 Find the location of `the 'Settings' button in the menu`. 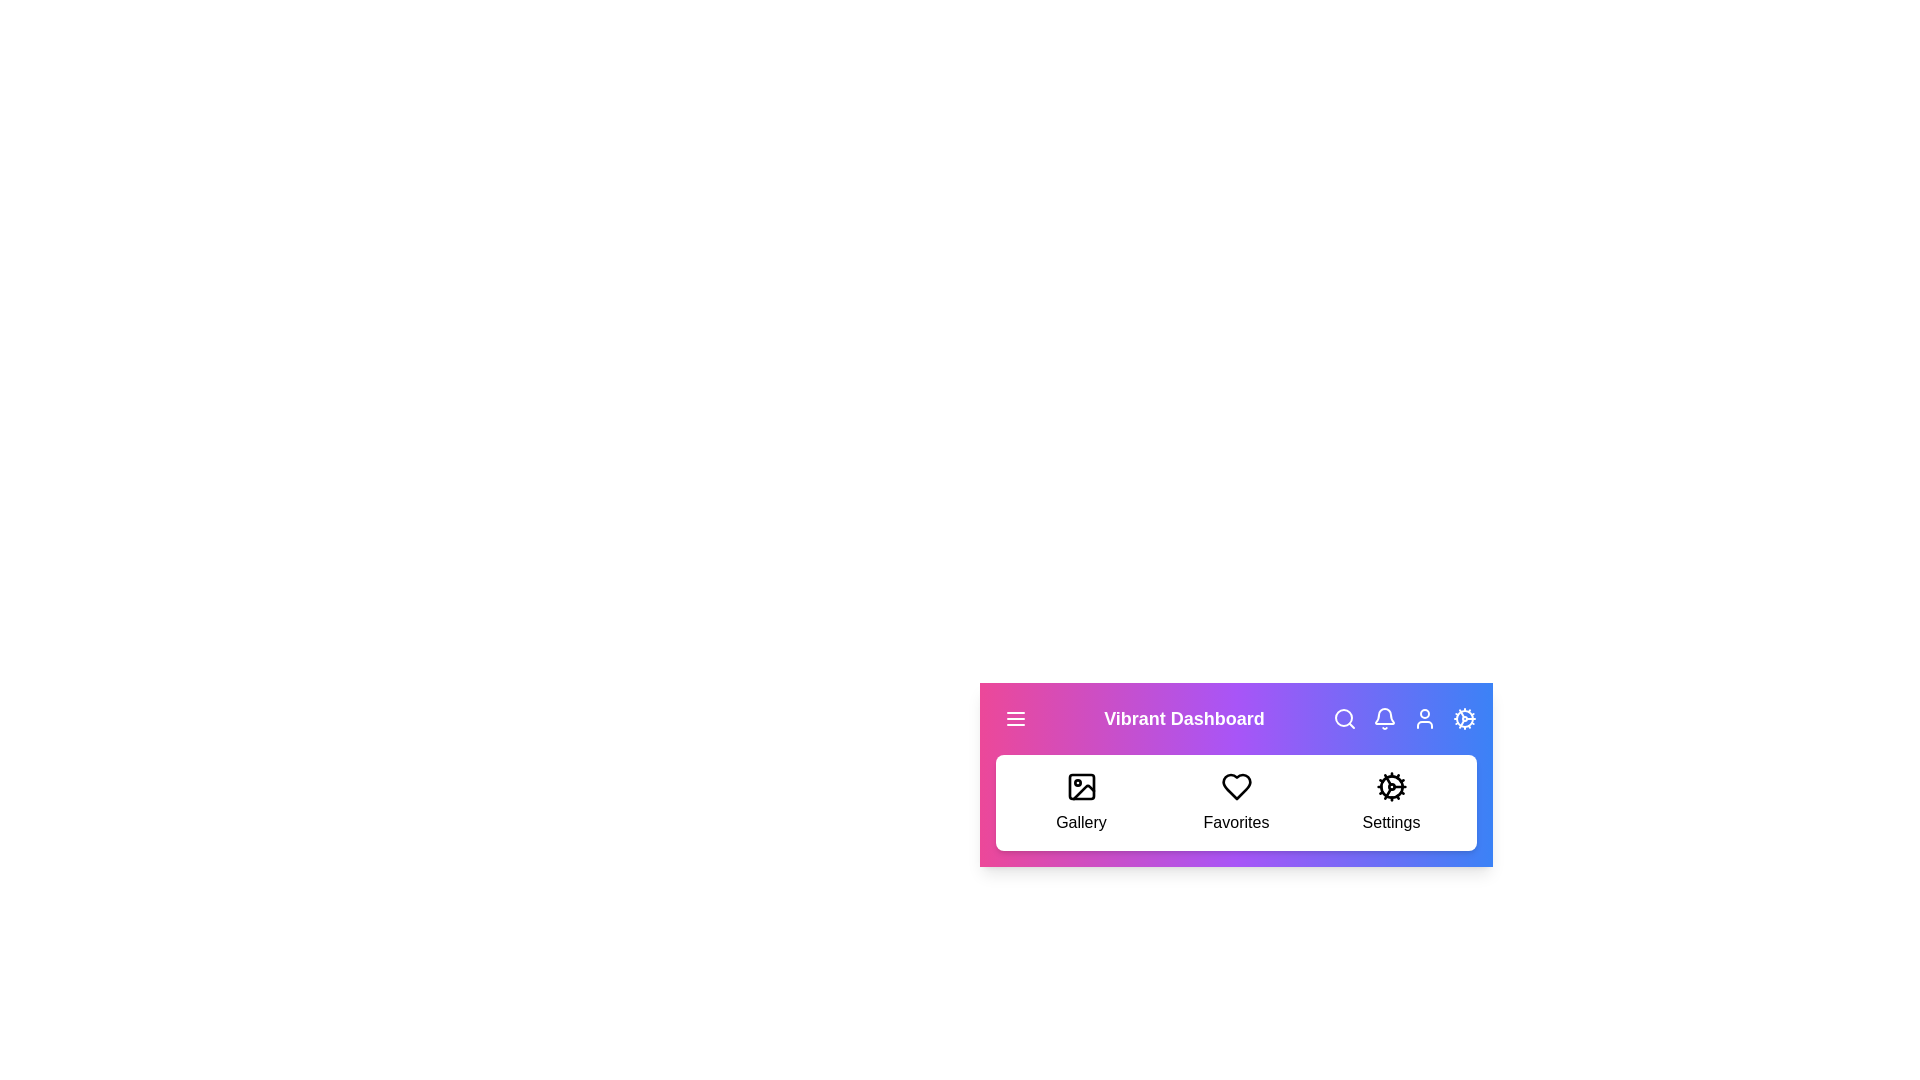

the 'Settings' button in the menu is located at coordinates (1464, 717).